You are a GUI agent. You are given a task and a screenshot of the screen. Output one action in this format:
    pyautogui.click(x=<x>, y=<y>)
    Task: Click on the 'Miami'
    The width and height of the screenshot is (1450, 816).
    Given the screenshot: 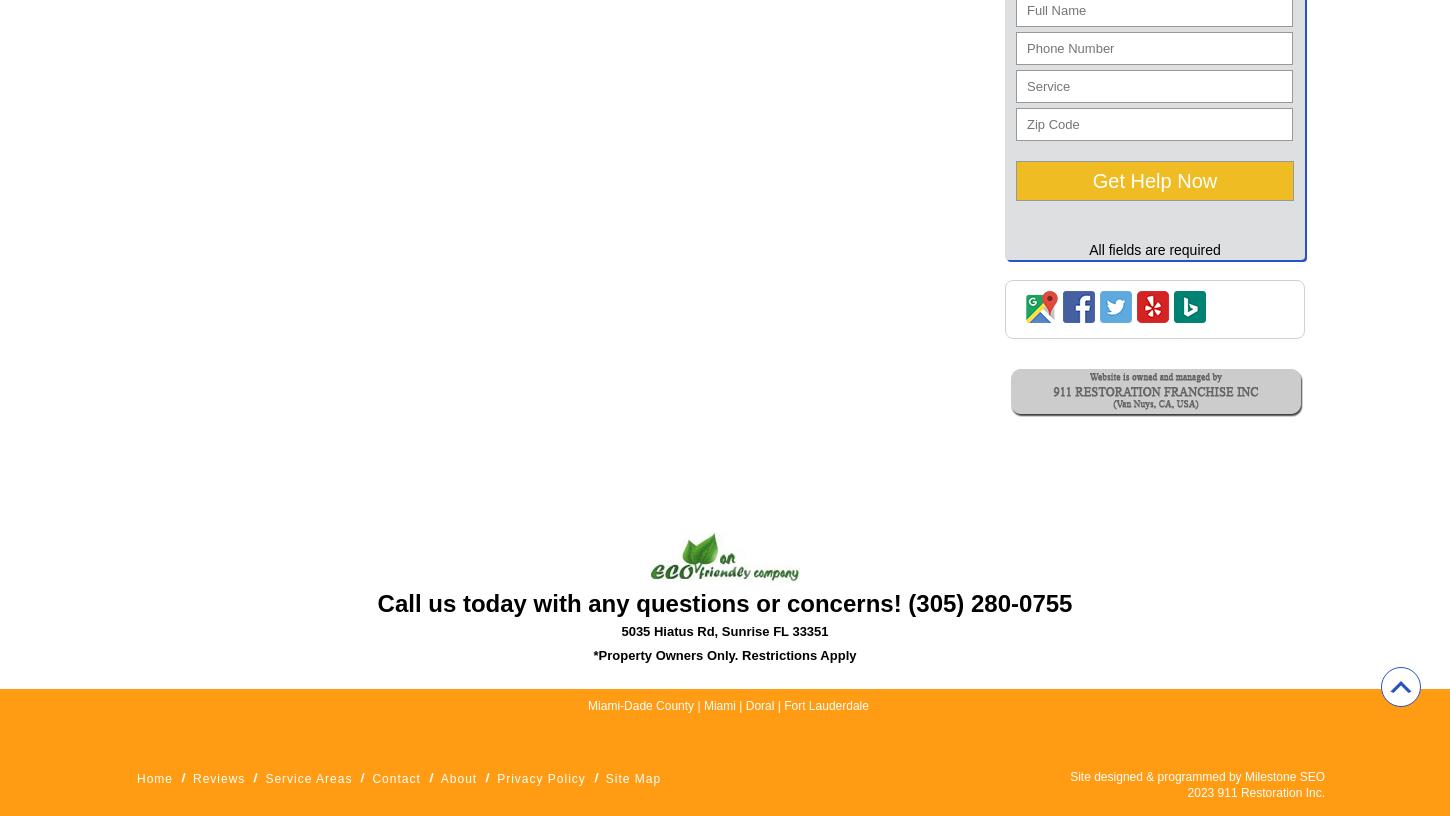 What is the action you would take?
    pyautogui.click(x=718, y=705)
    